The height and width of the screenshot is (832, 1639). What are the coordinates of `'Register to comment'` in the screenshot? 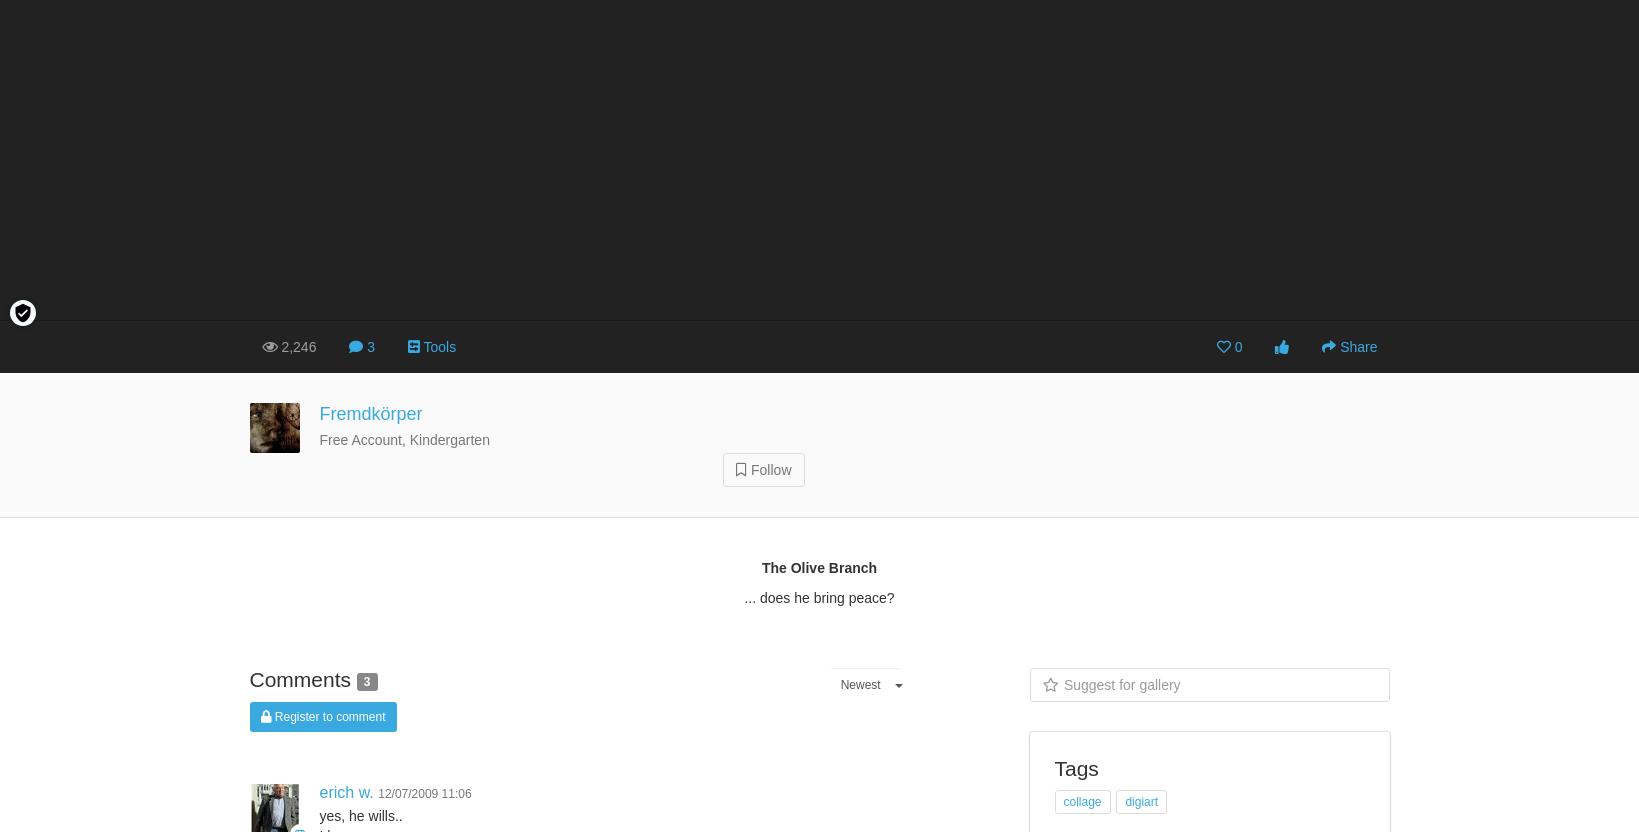 It's located at (326, 716).